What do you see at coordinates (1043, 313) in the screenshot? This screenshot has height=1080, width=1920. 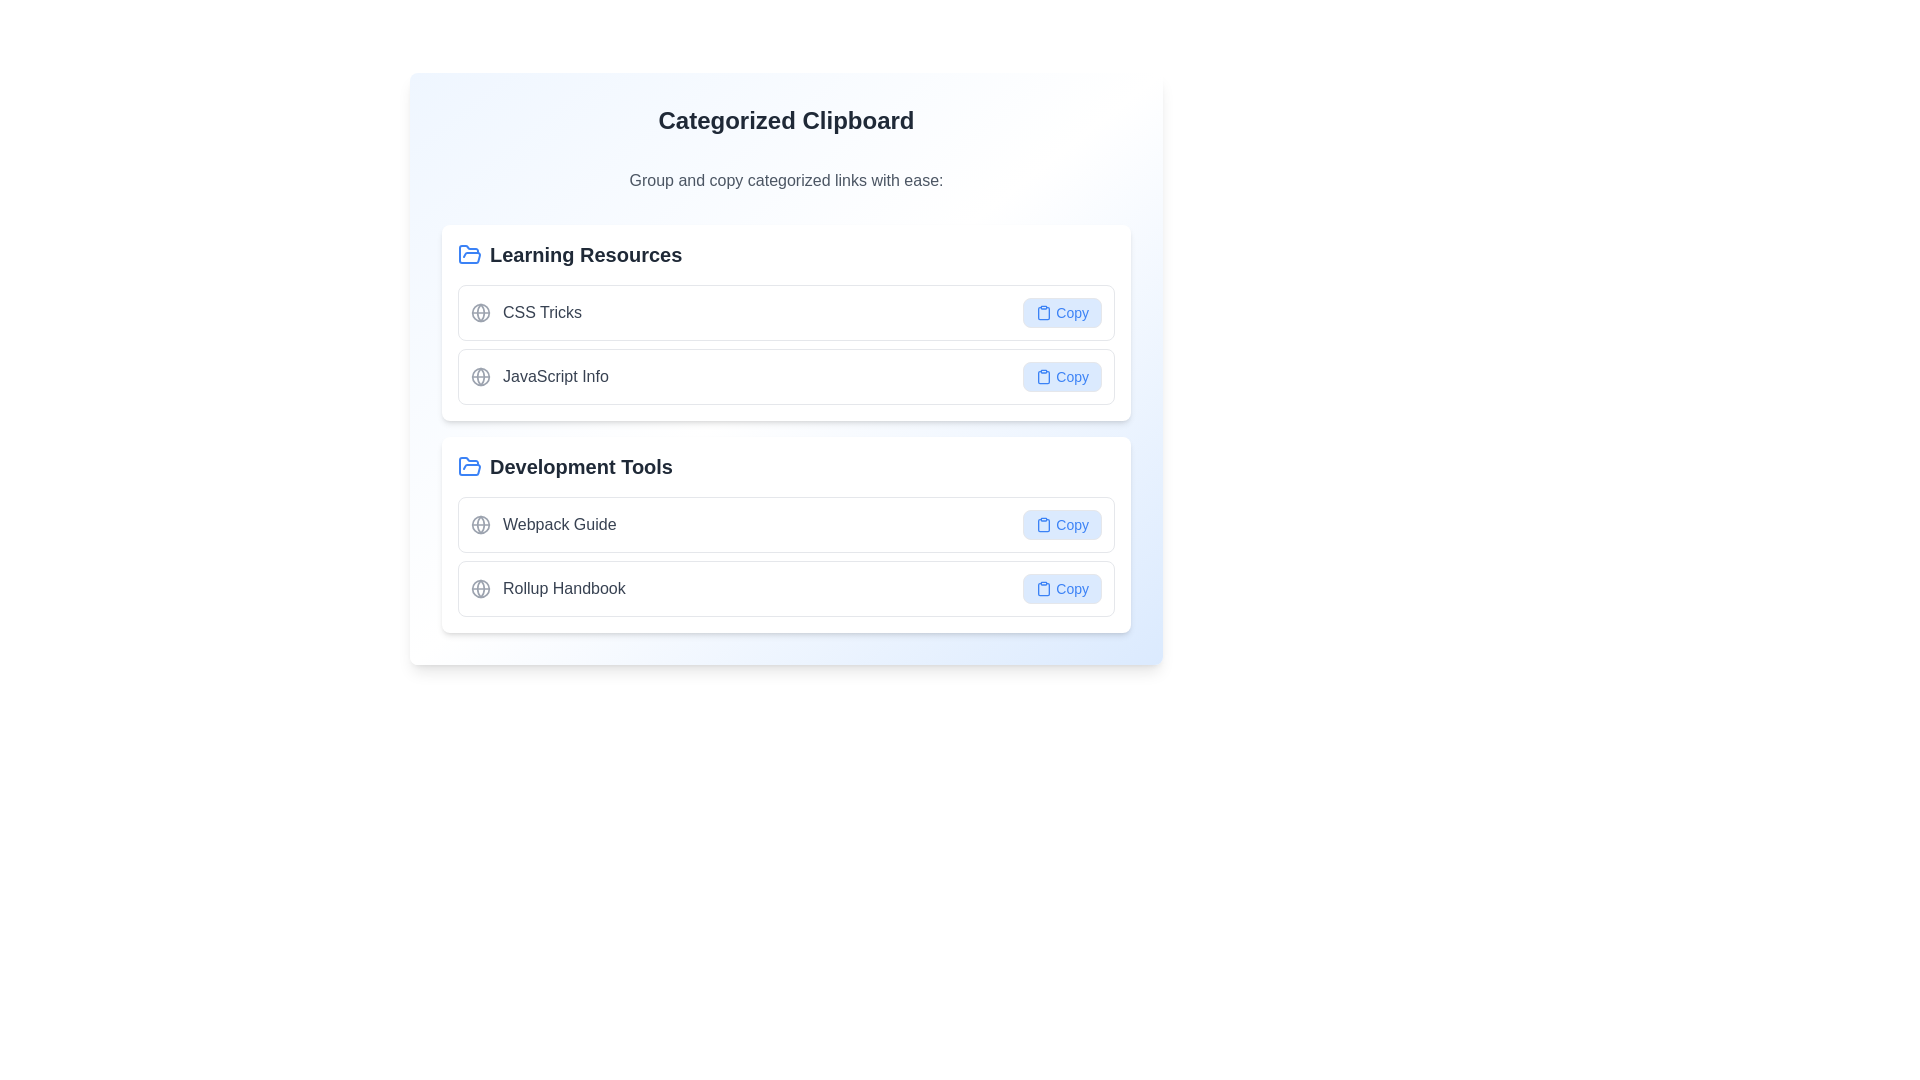 I see `the clipboard icon component within the SVG graphic, which is styled with a simplistic design and is located to the left of the 'Copy' button` at bounding box center [1043, 313].